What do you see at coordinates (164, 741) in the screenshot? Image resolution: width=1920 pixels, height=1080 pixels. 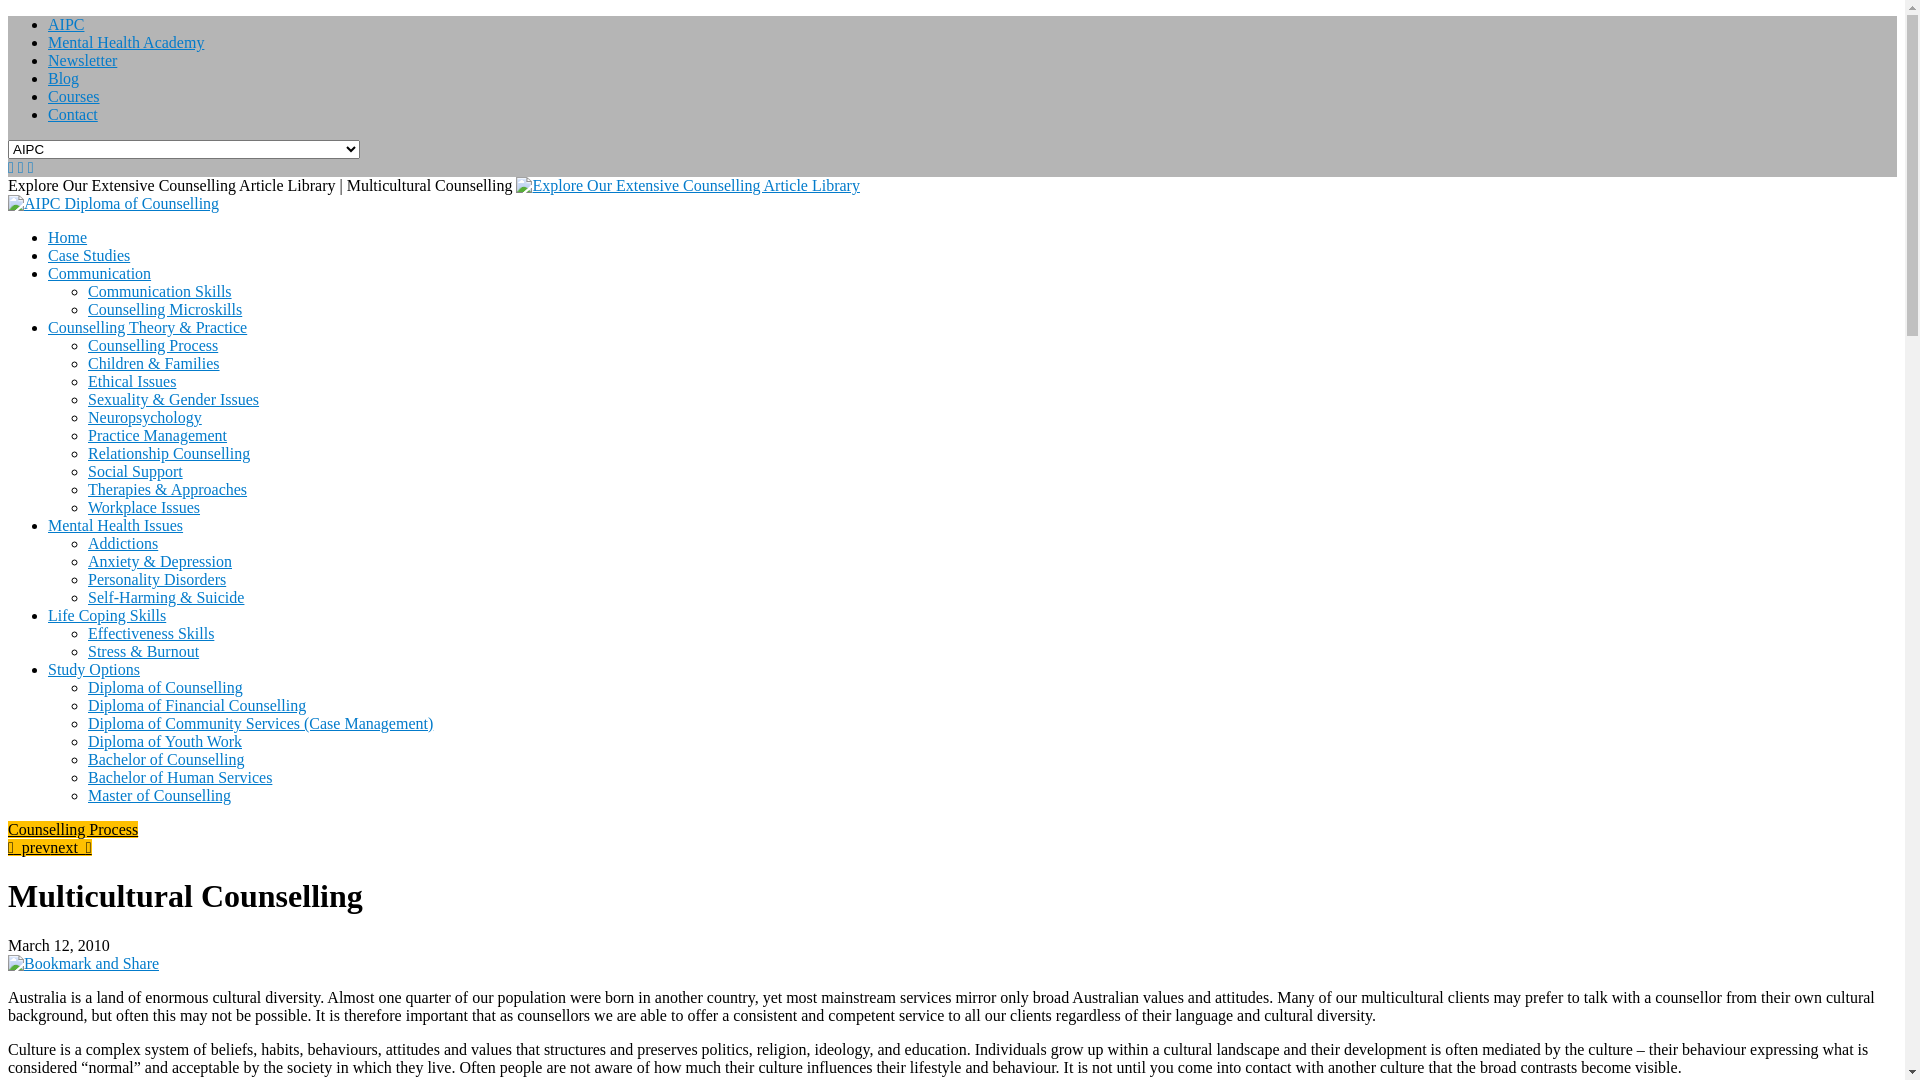 I see `'Diploma of Youth Work'` at bounding box center [164, 741].